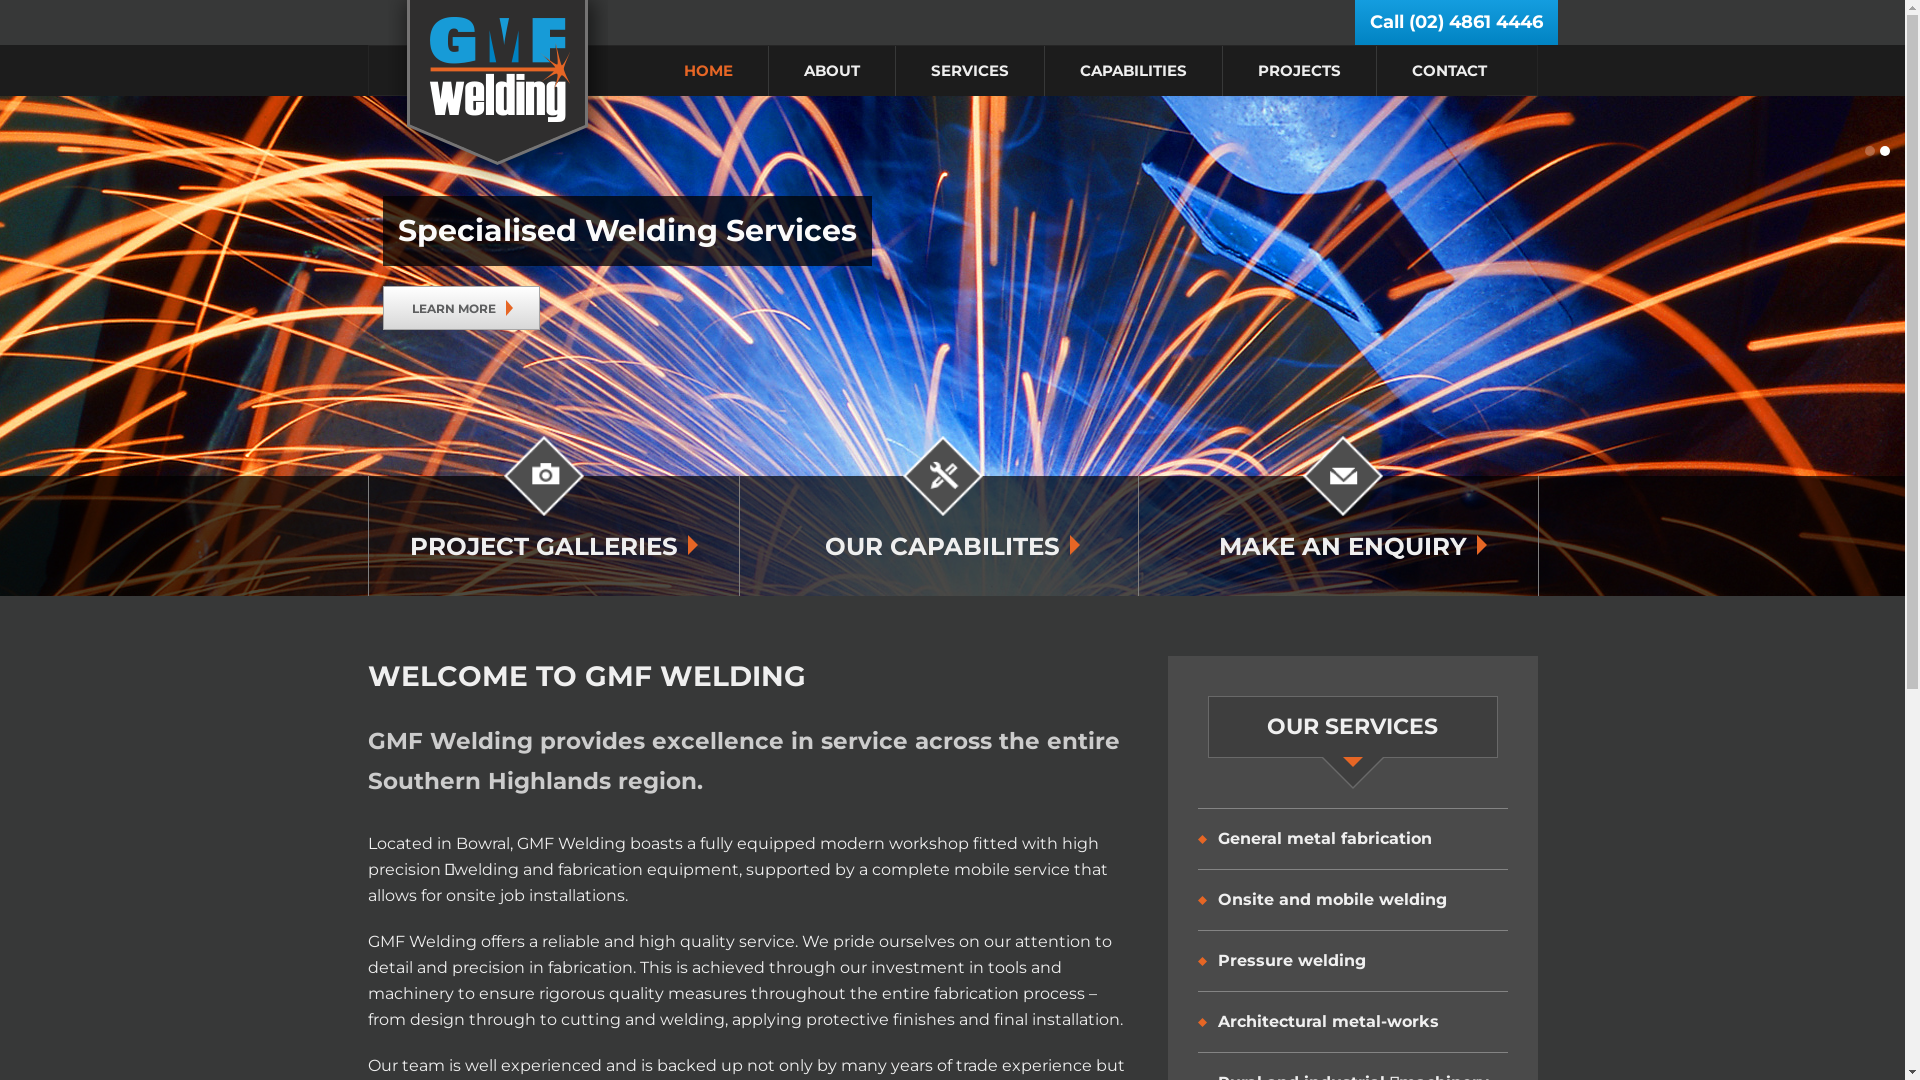 The height and width of the screenshot is (1080, 1920). Describe the element at coordinates (831, 69) in the screenshot. I see `'ABOUT'` at that location.